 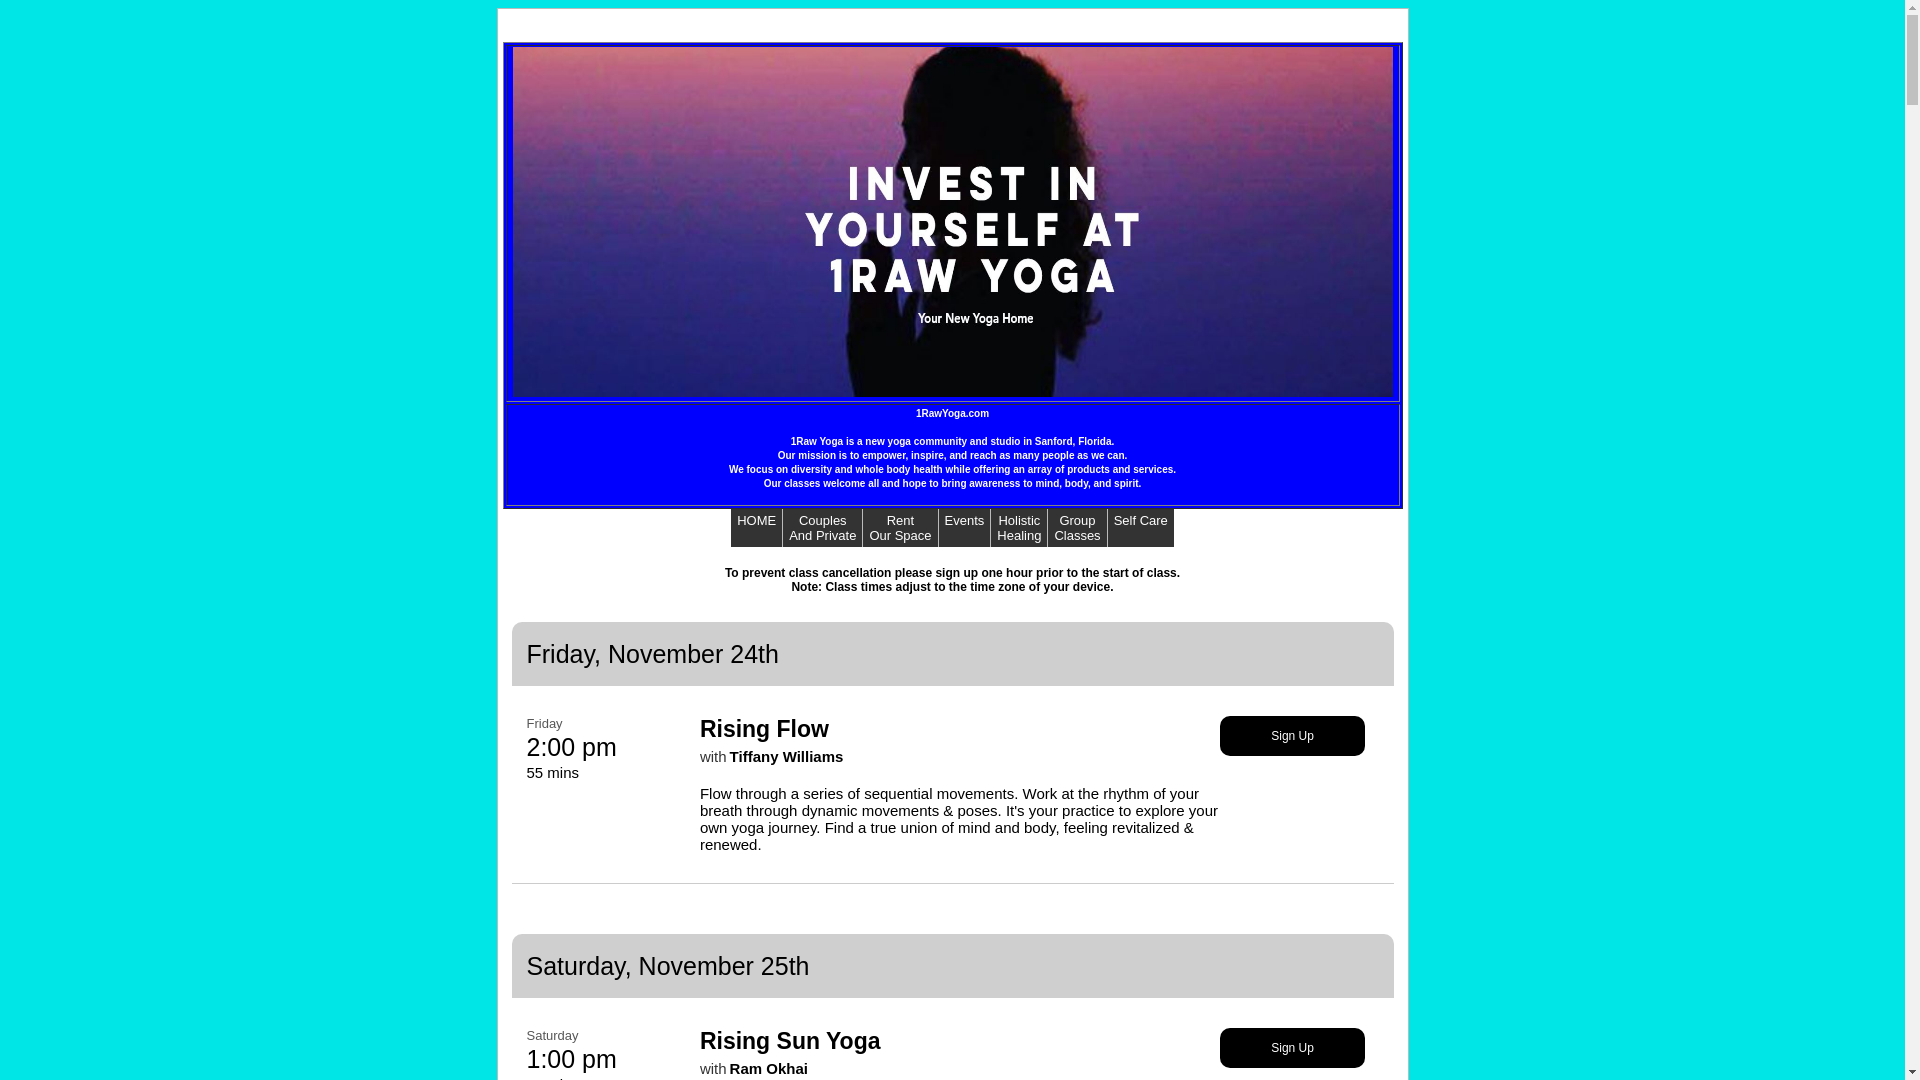 I want to click on 'Events, so click(x=964, y=527).